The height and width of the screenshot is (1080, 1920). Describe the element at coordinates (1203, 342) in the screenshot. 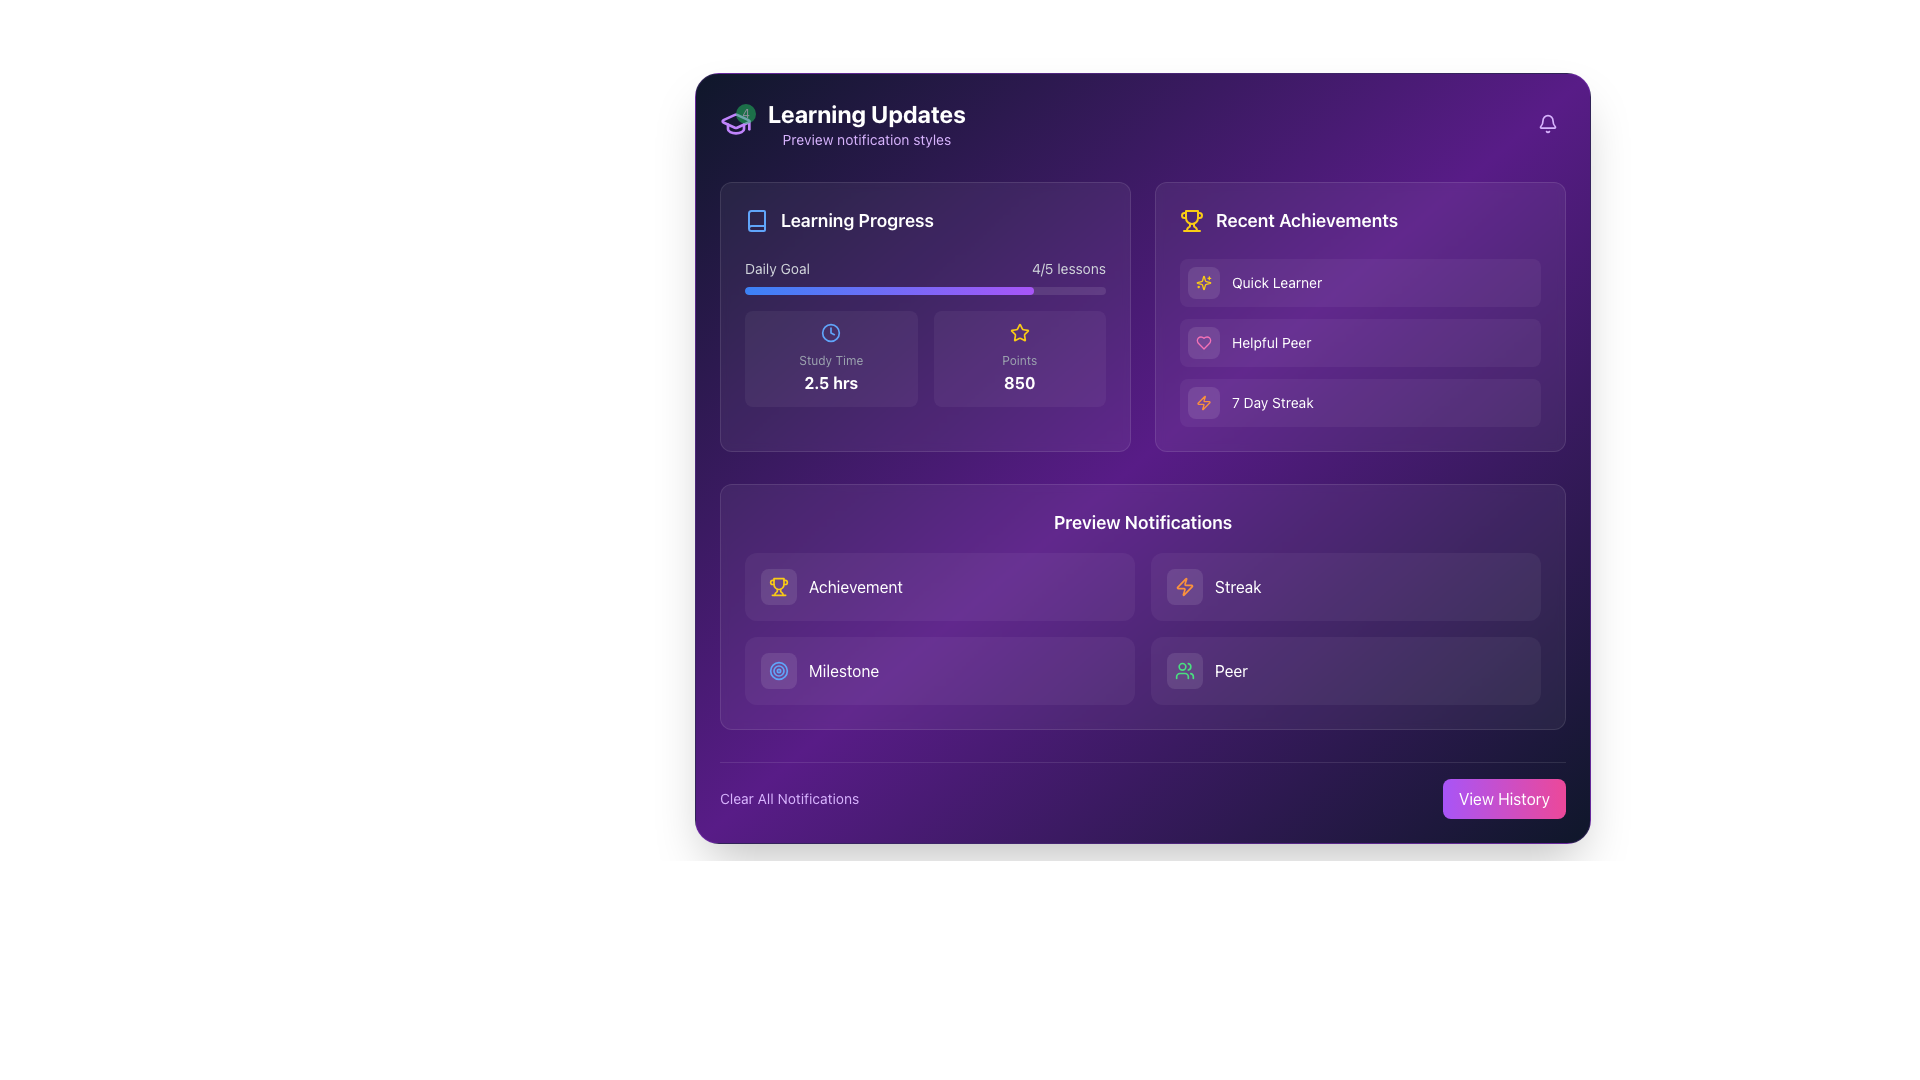

I see `the heart icon located within the light pink rounded box at the bottom right of the interface` at that location.